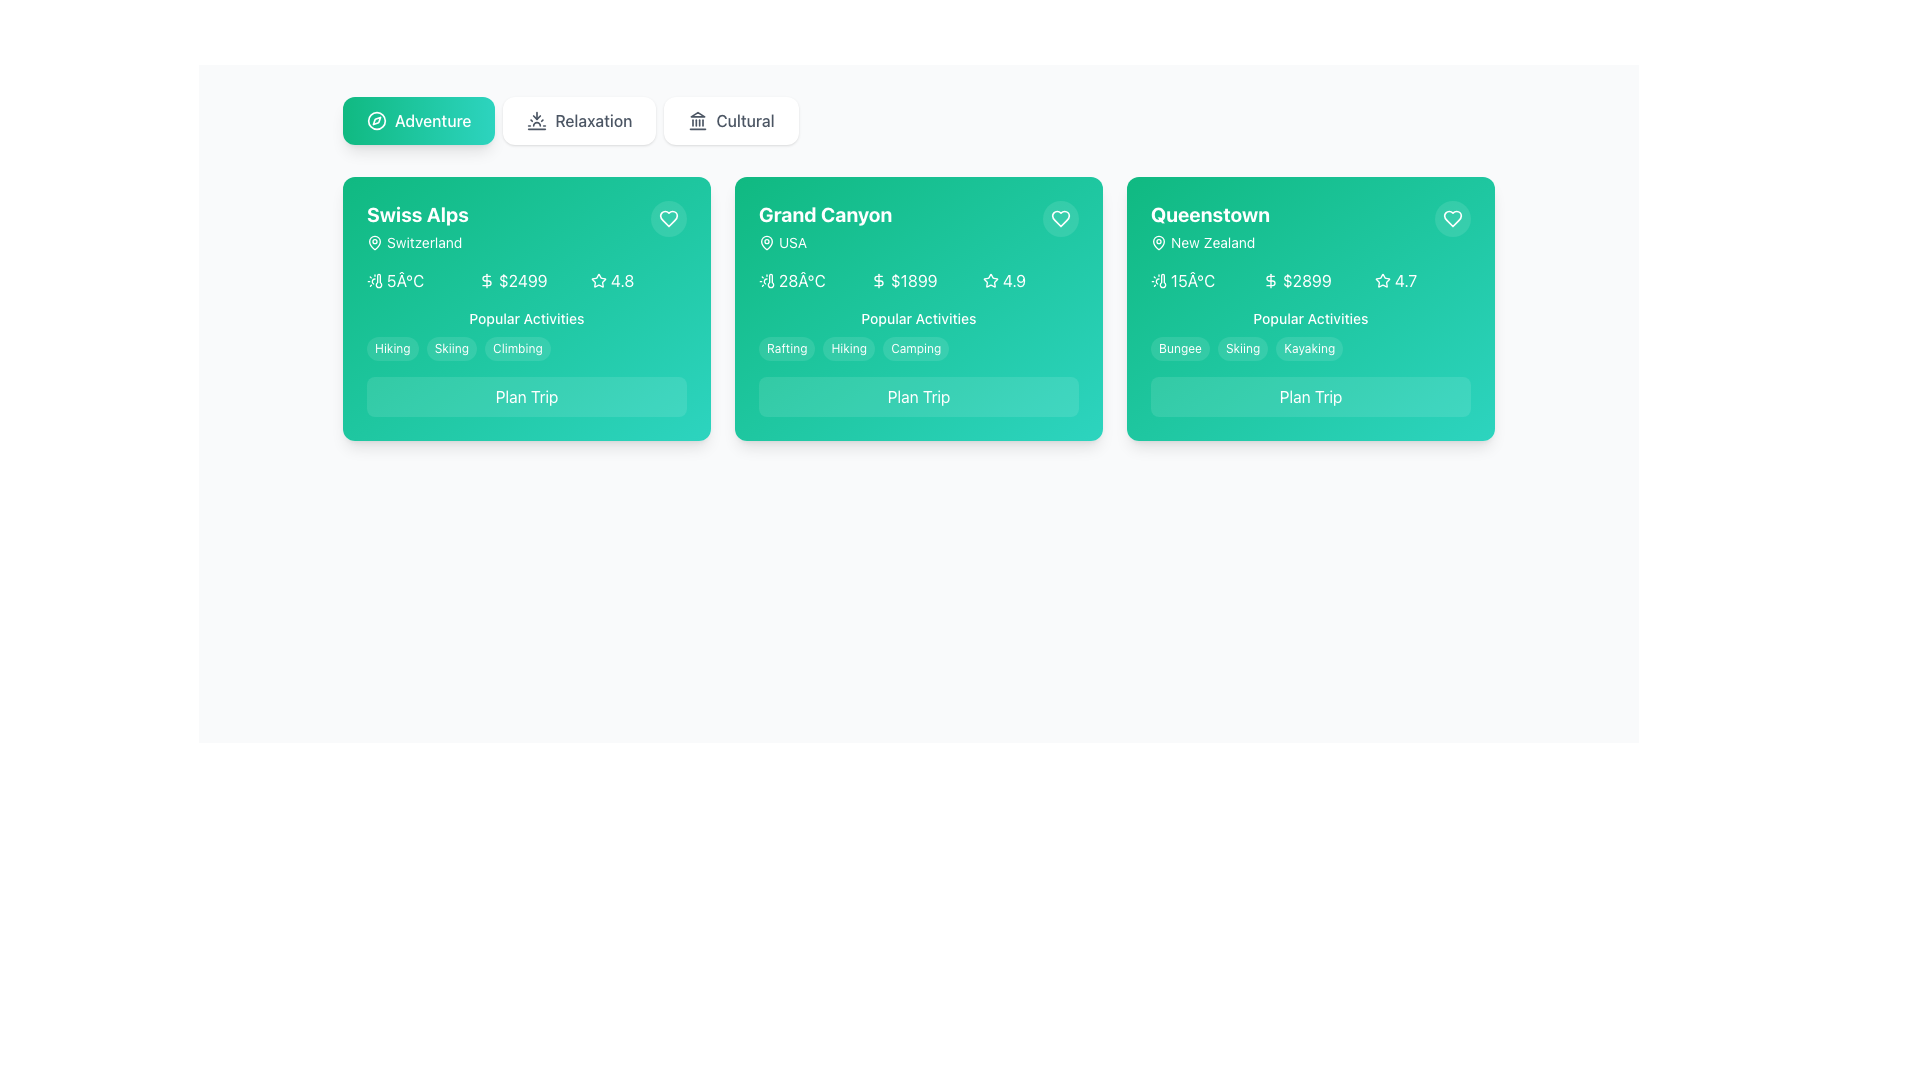 This screenshot has height=1080, width=1920. I want to click on the price text label with an icon located in the third card representing Queenstown, New Zealand, which is situated centrally in the lower half of its card, so click(1310, 281).